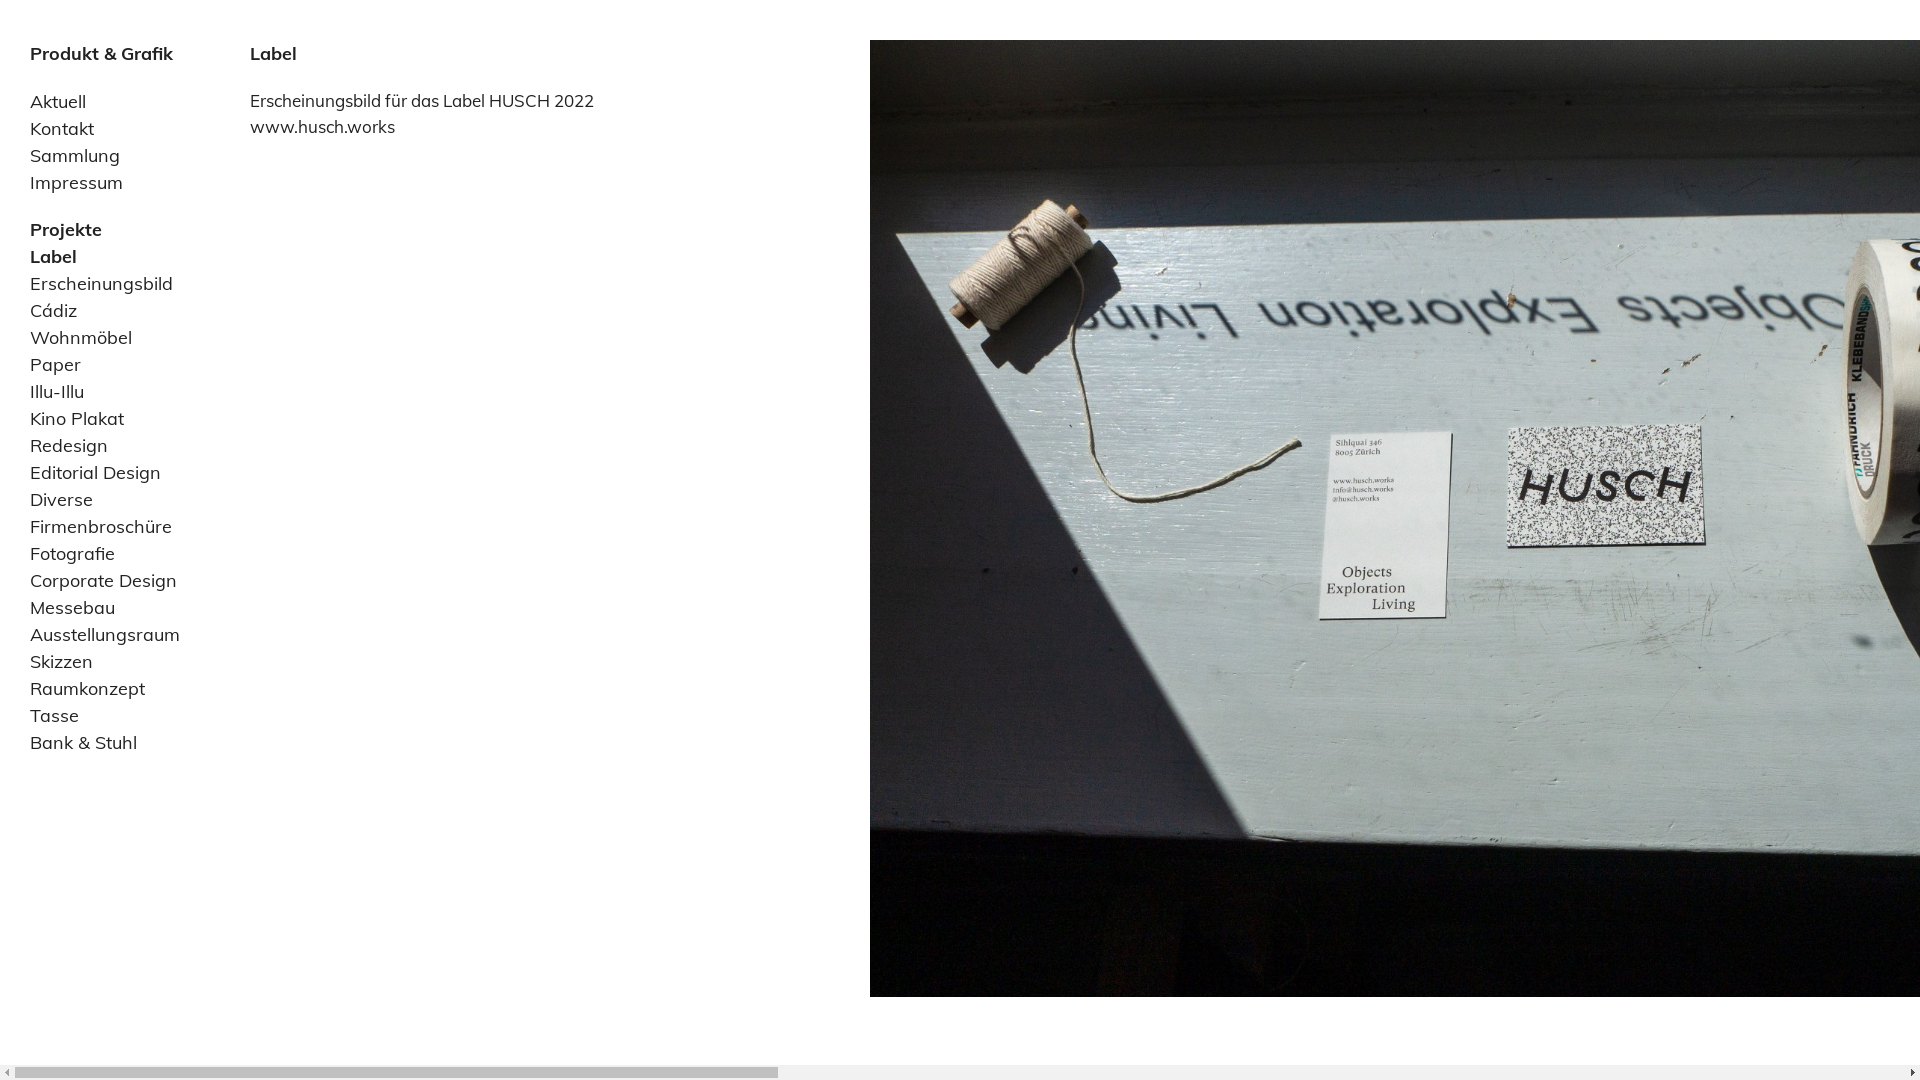  What do you see at coordinates (66, 228) in the screenshot?
I see `'Projekte'` at bounding box center [66, 228].